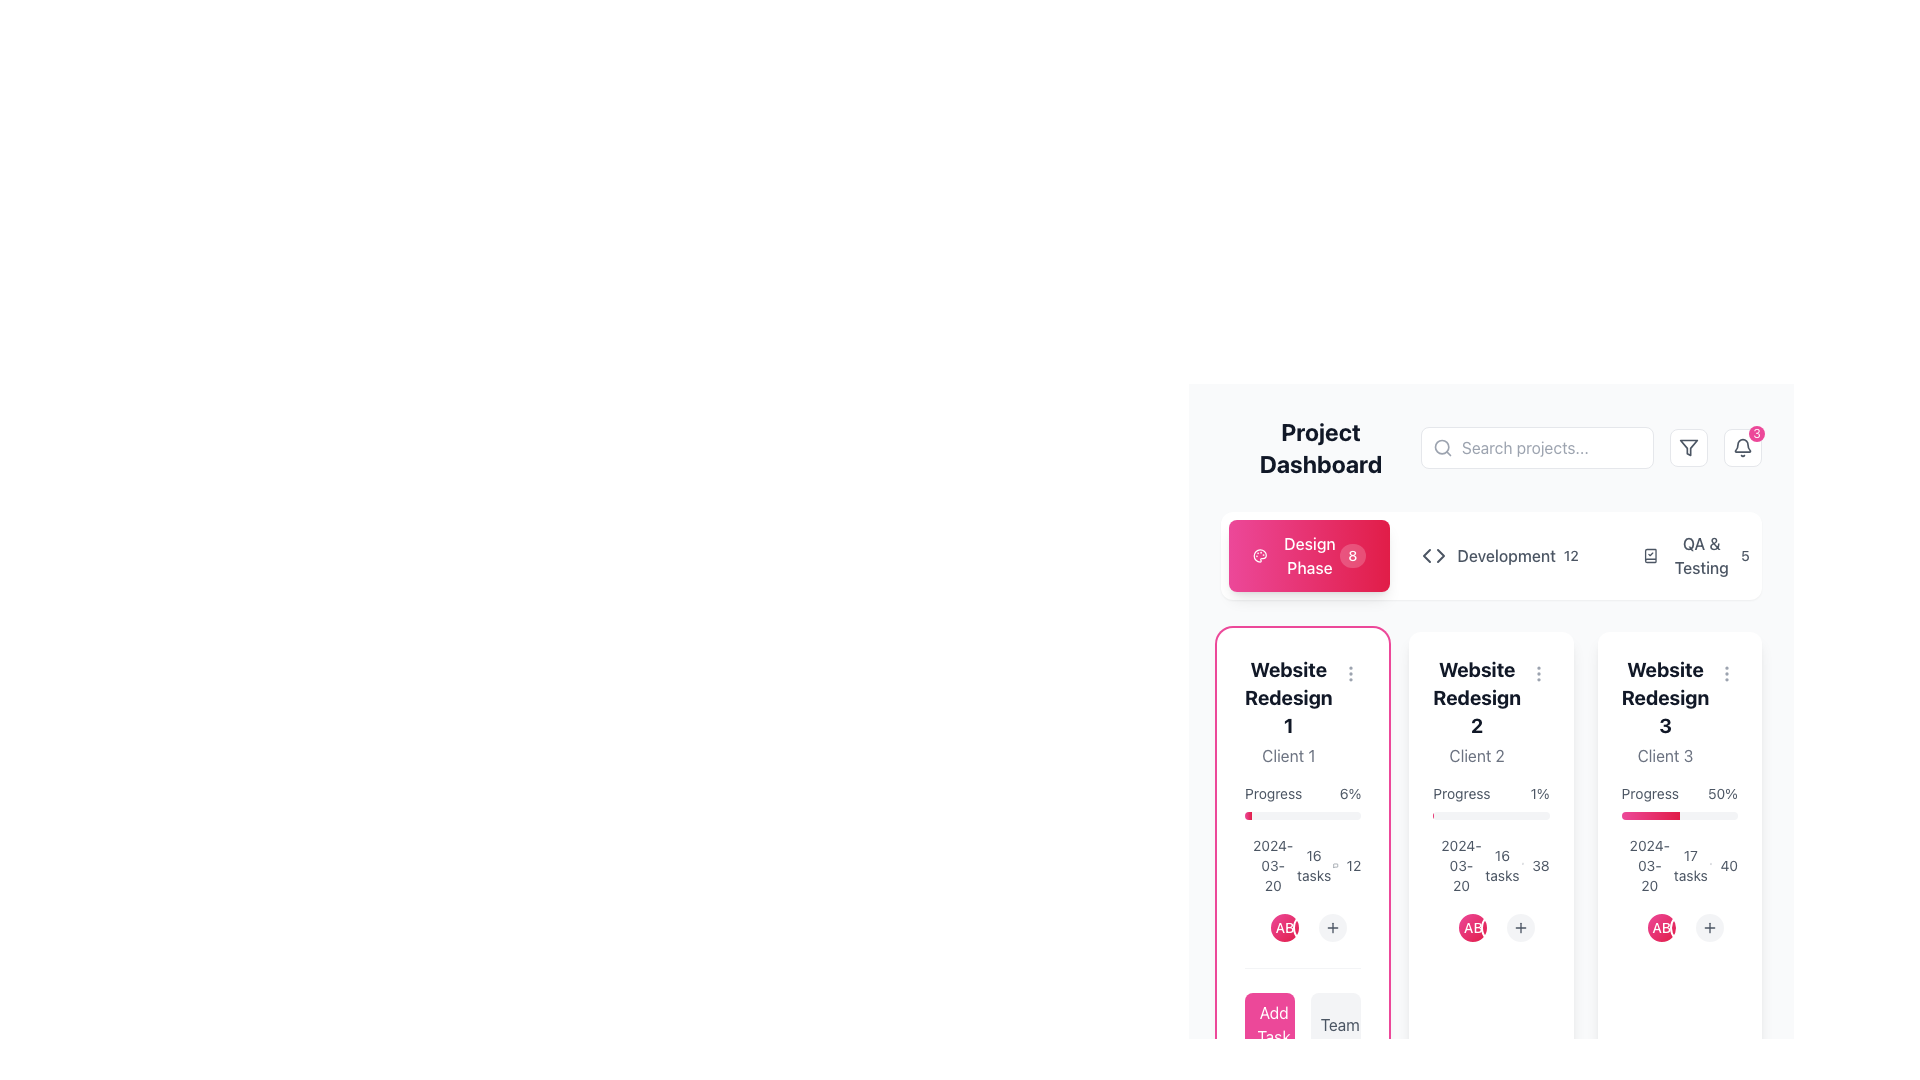  Describe the element at coordinates (1726, 674) in the screenshot. I see `the vertical ellipsis icon in the top-right corner of the 'Website Redesign 3' card` at that location.